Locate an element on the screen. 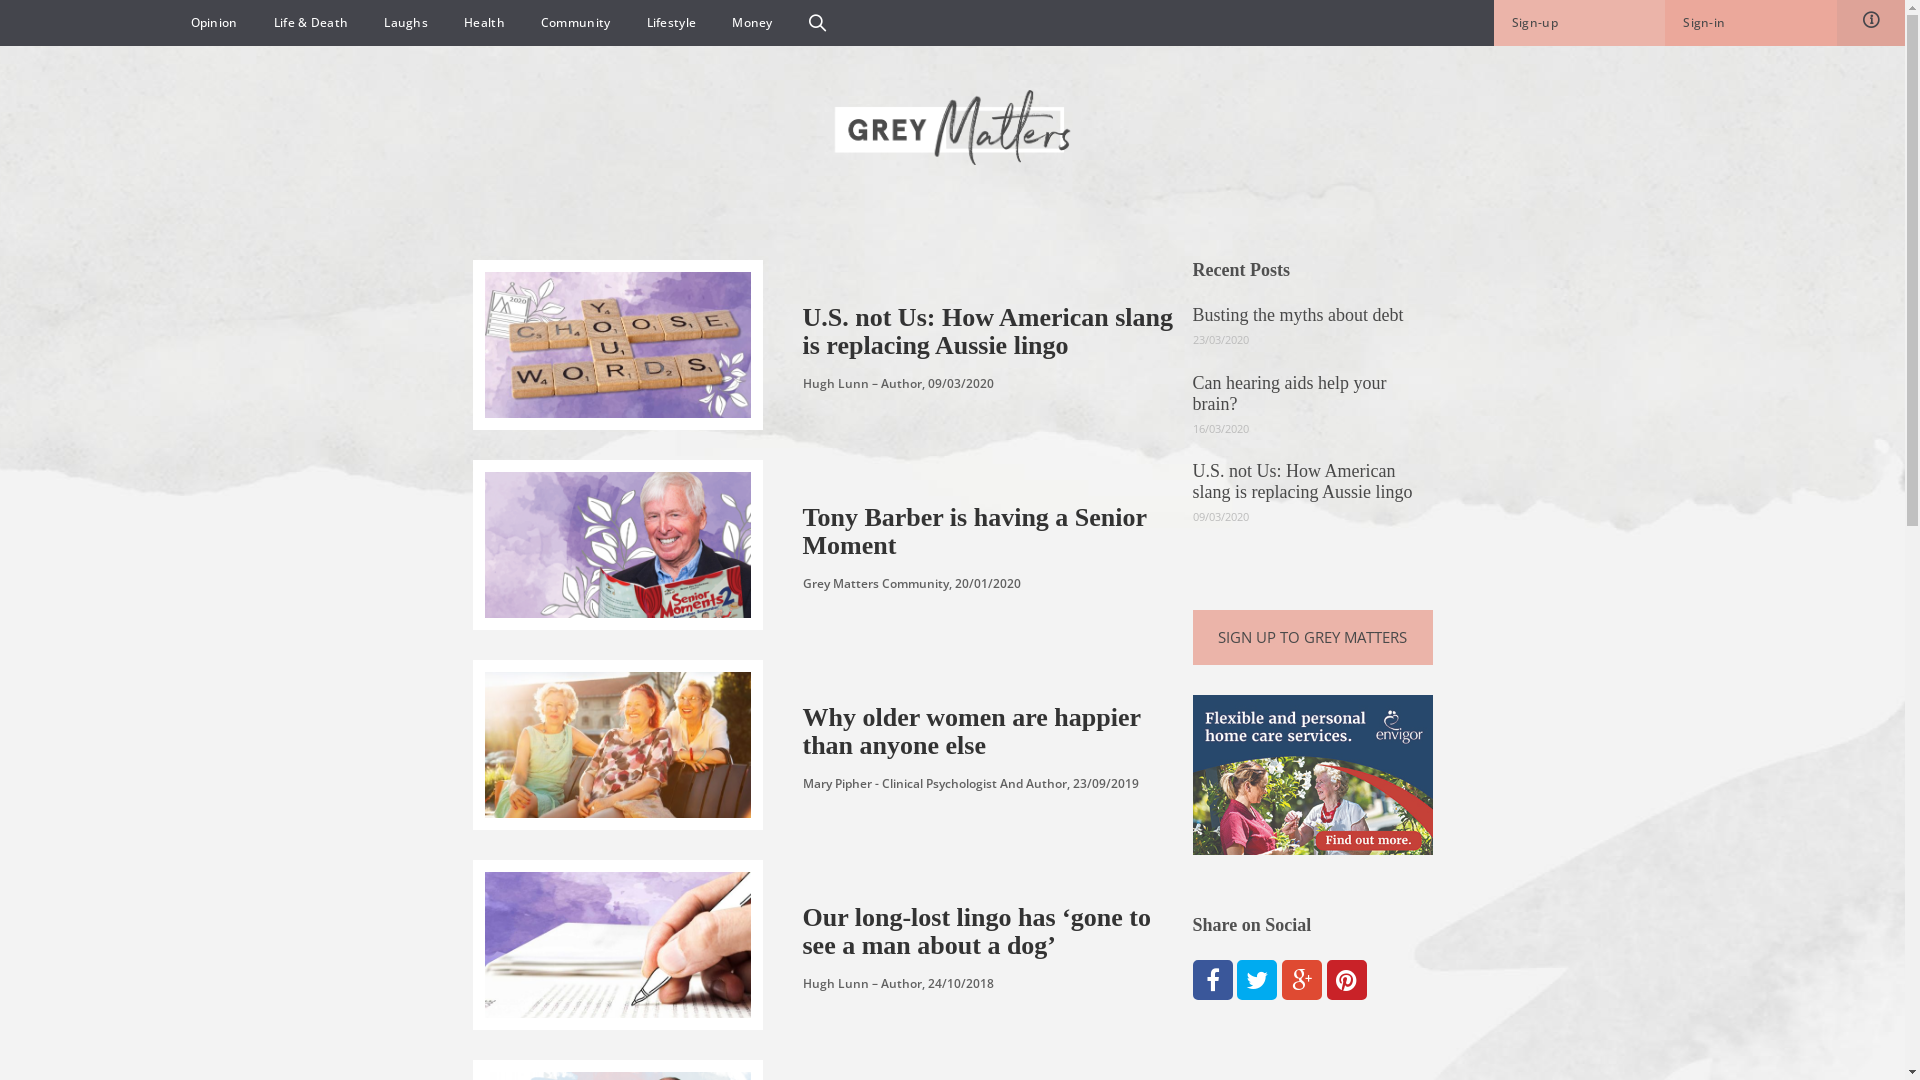  'Sign-up' is located at coordinates (1587, 23).